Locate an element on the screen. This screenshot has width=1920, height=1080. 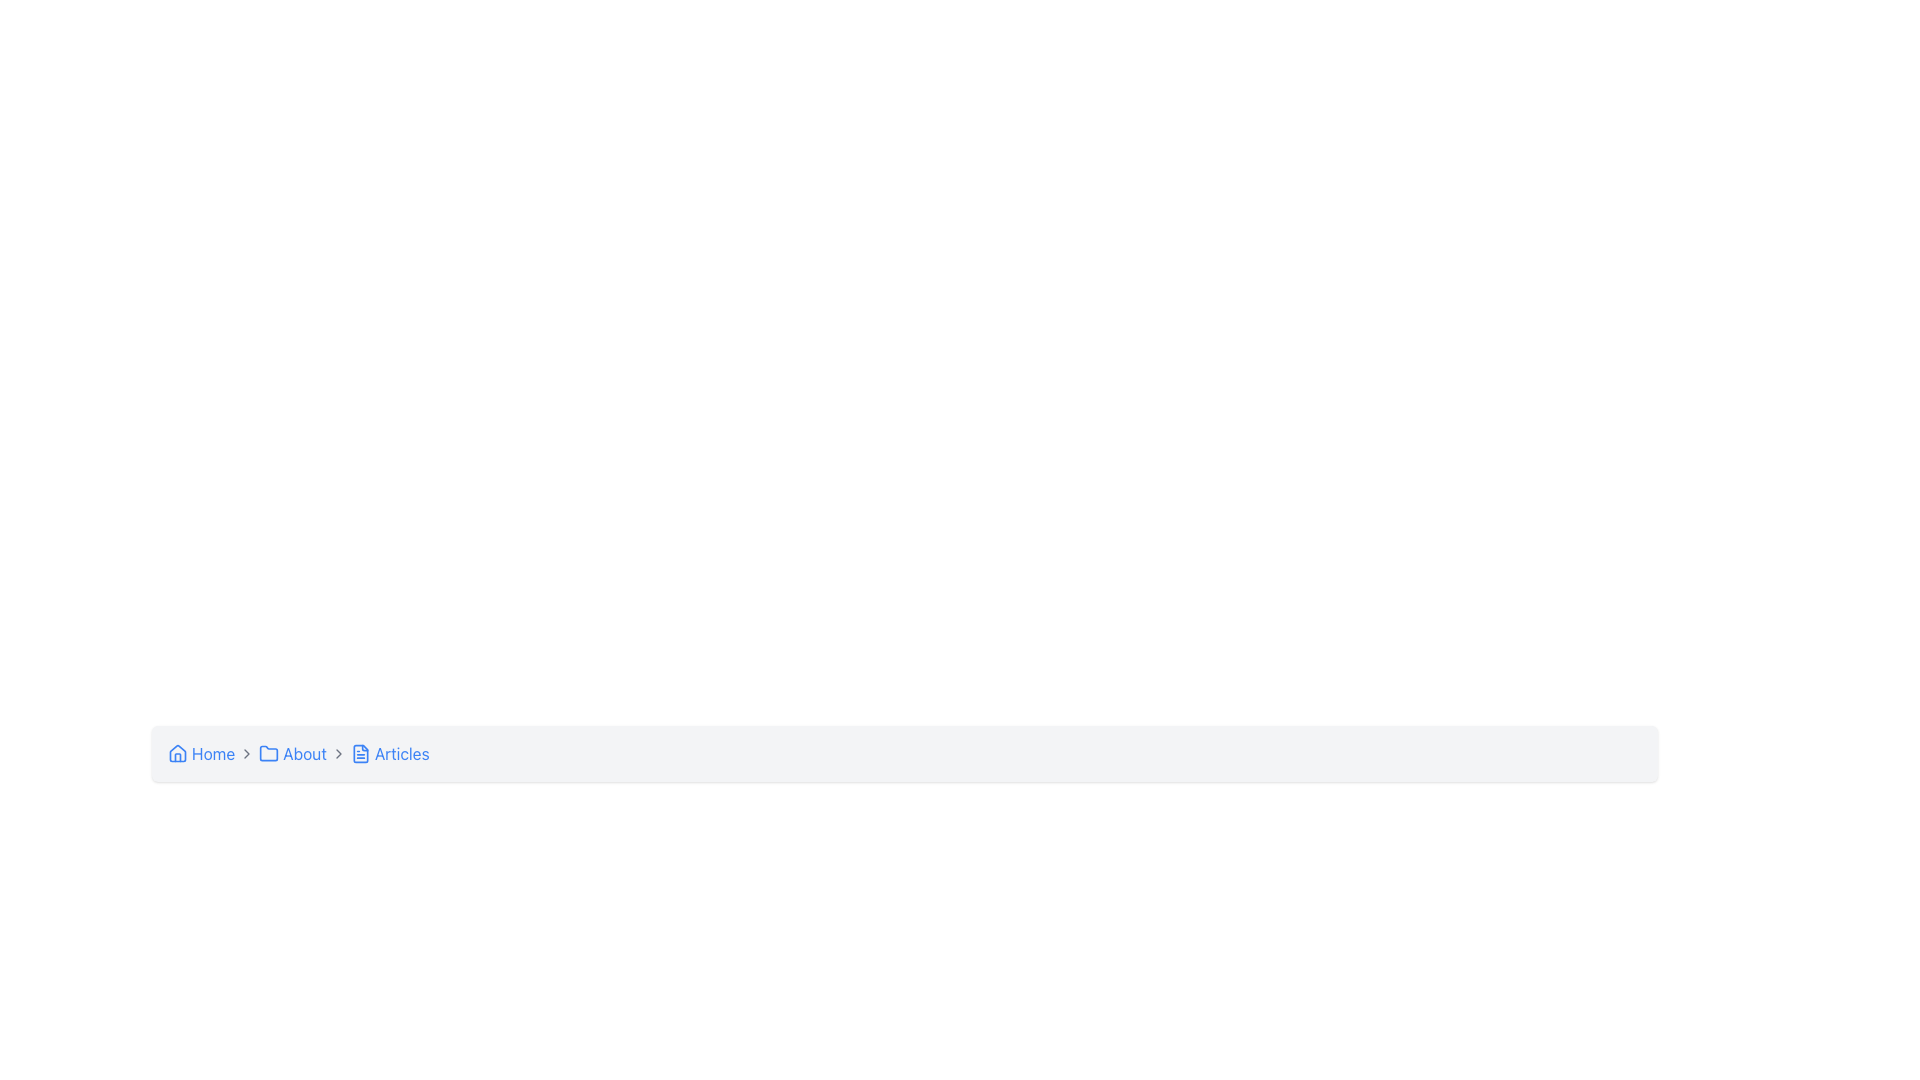
the 'Home' clickable link, which is styled in blue with a house icon on the left, to show context menu options is located at coordinates (201, 753).